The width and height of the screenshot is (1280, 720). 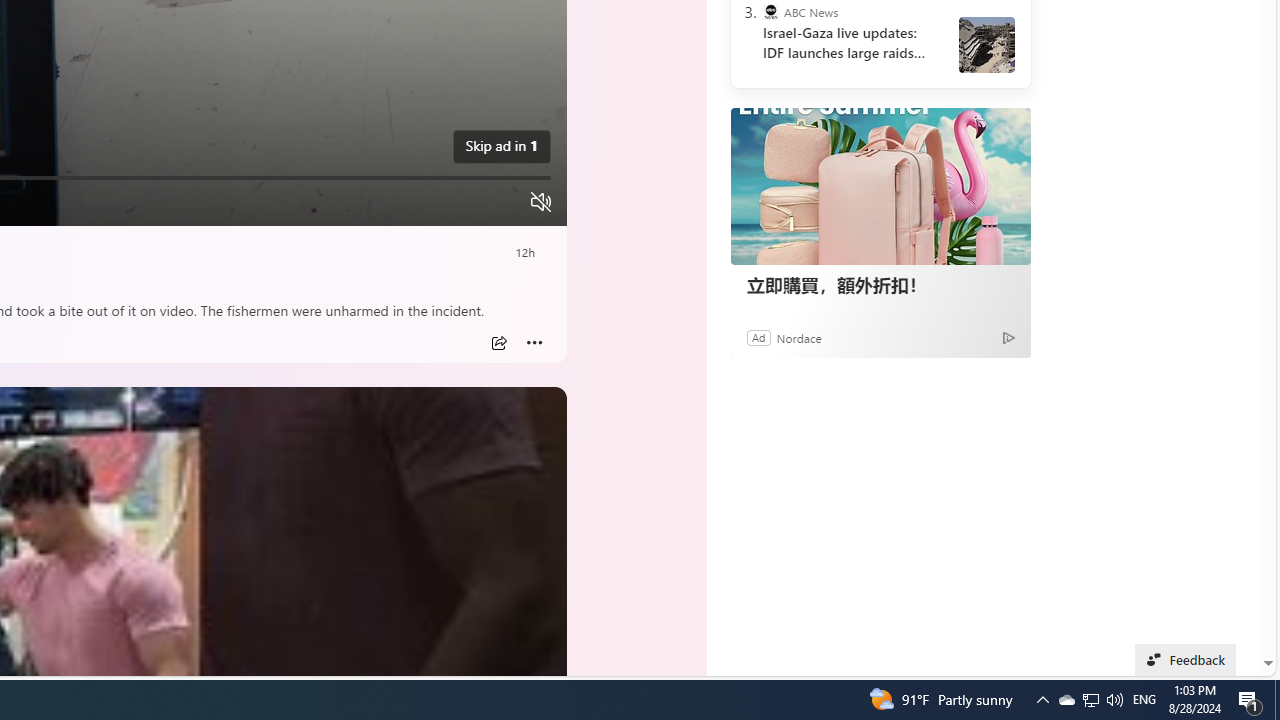 I want to click on 'Unmute', so click(x=540, y=201).